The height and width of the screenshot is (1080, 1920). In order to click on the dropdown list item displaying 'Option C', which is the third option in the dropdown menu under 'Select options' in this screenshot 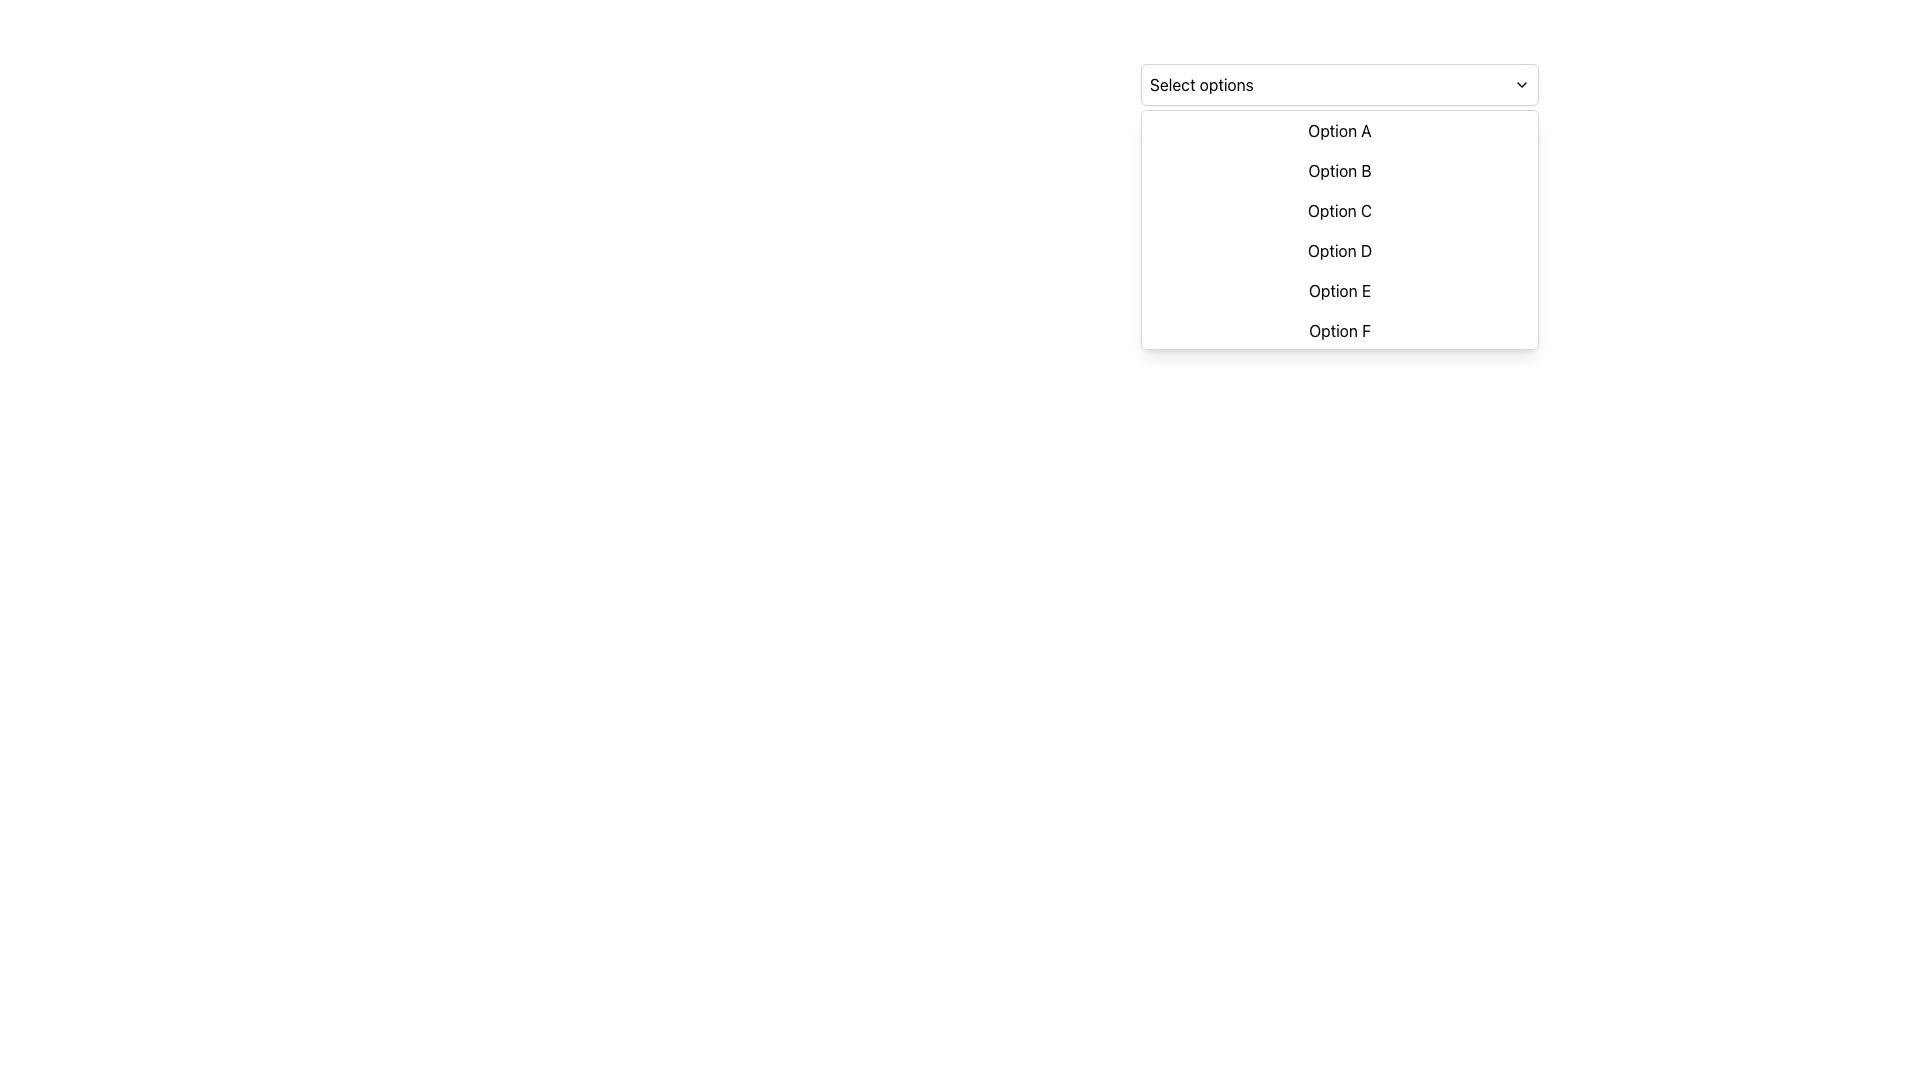, I will do `click(1339, 211)`.